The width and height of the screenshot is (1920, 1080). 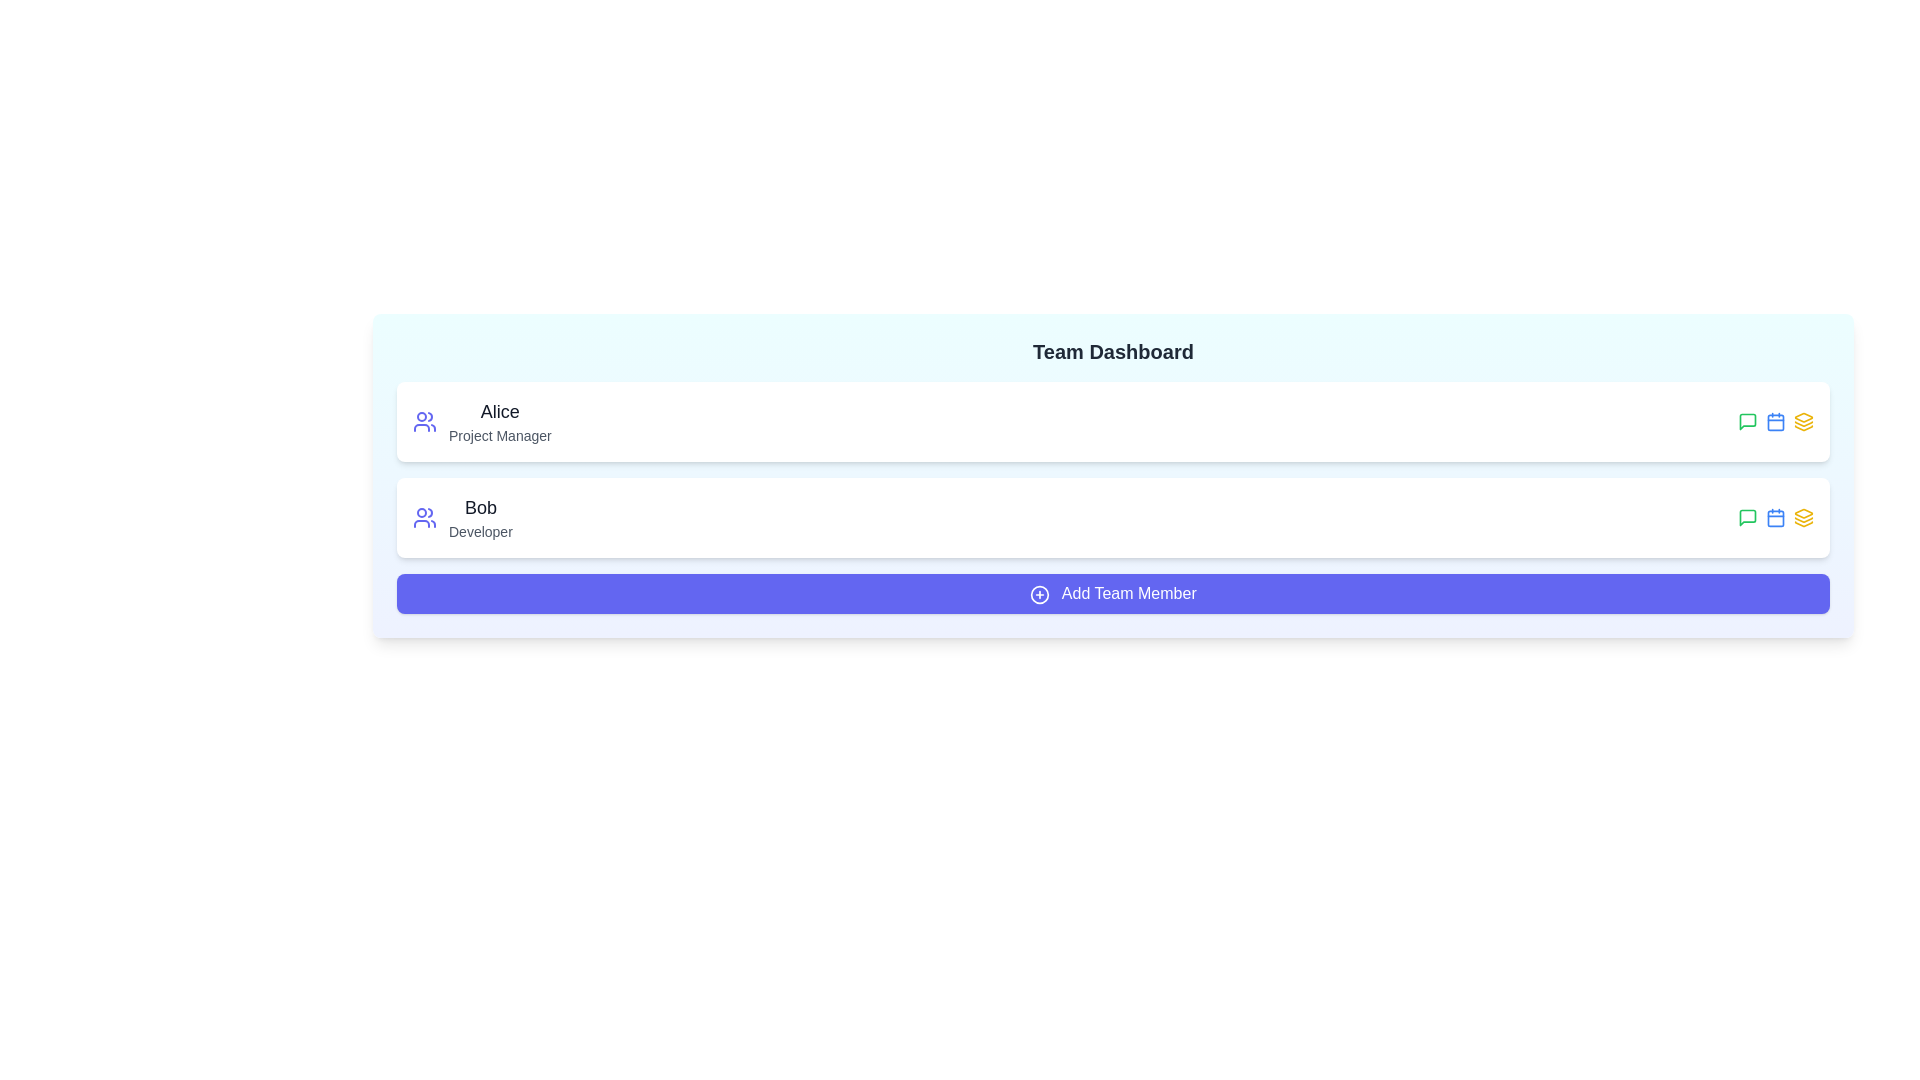 What do you see at coordinates (1776, 516) in the screenshot?
I see `the calendar icon representing the scheduling tool for accessibility purposes, positioned as the second icon in a row of three icons next to the 'Bob - Developer' entry` at bounding box center [1776, 516].